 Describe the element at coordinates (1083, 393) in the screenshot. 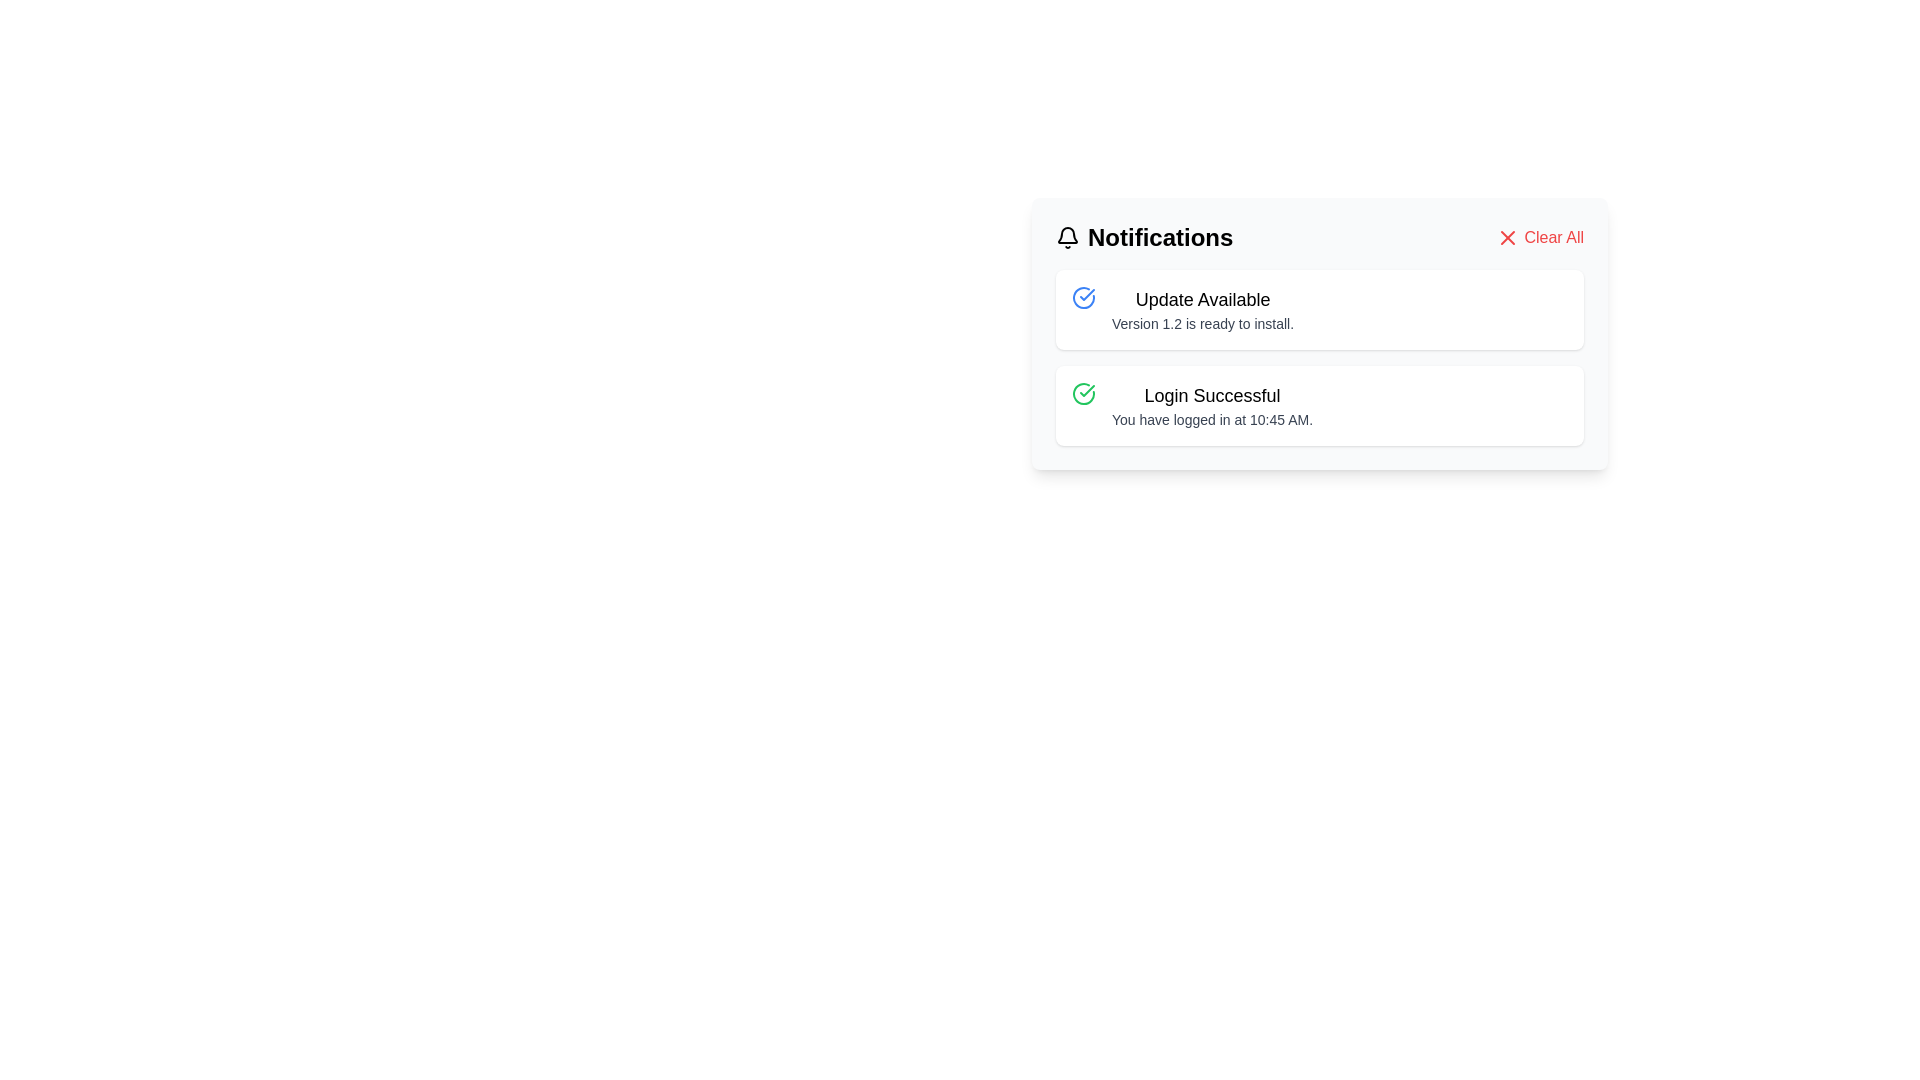

I see `the success icon located at the leftmost side of the notification card indicating 'Login Successful'` at that location.